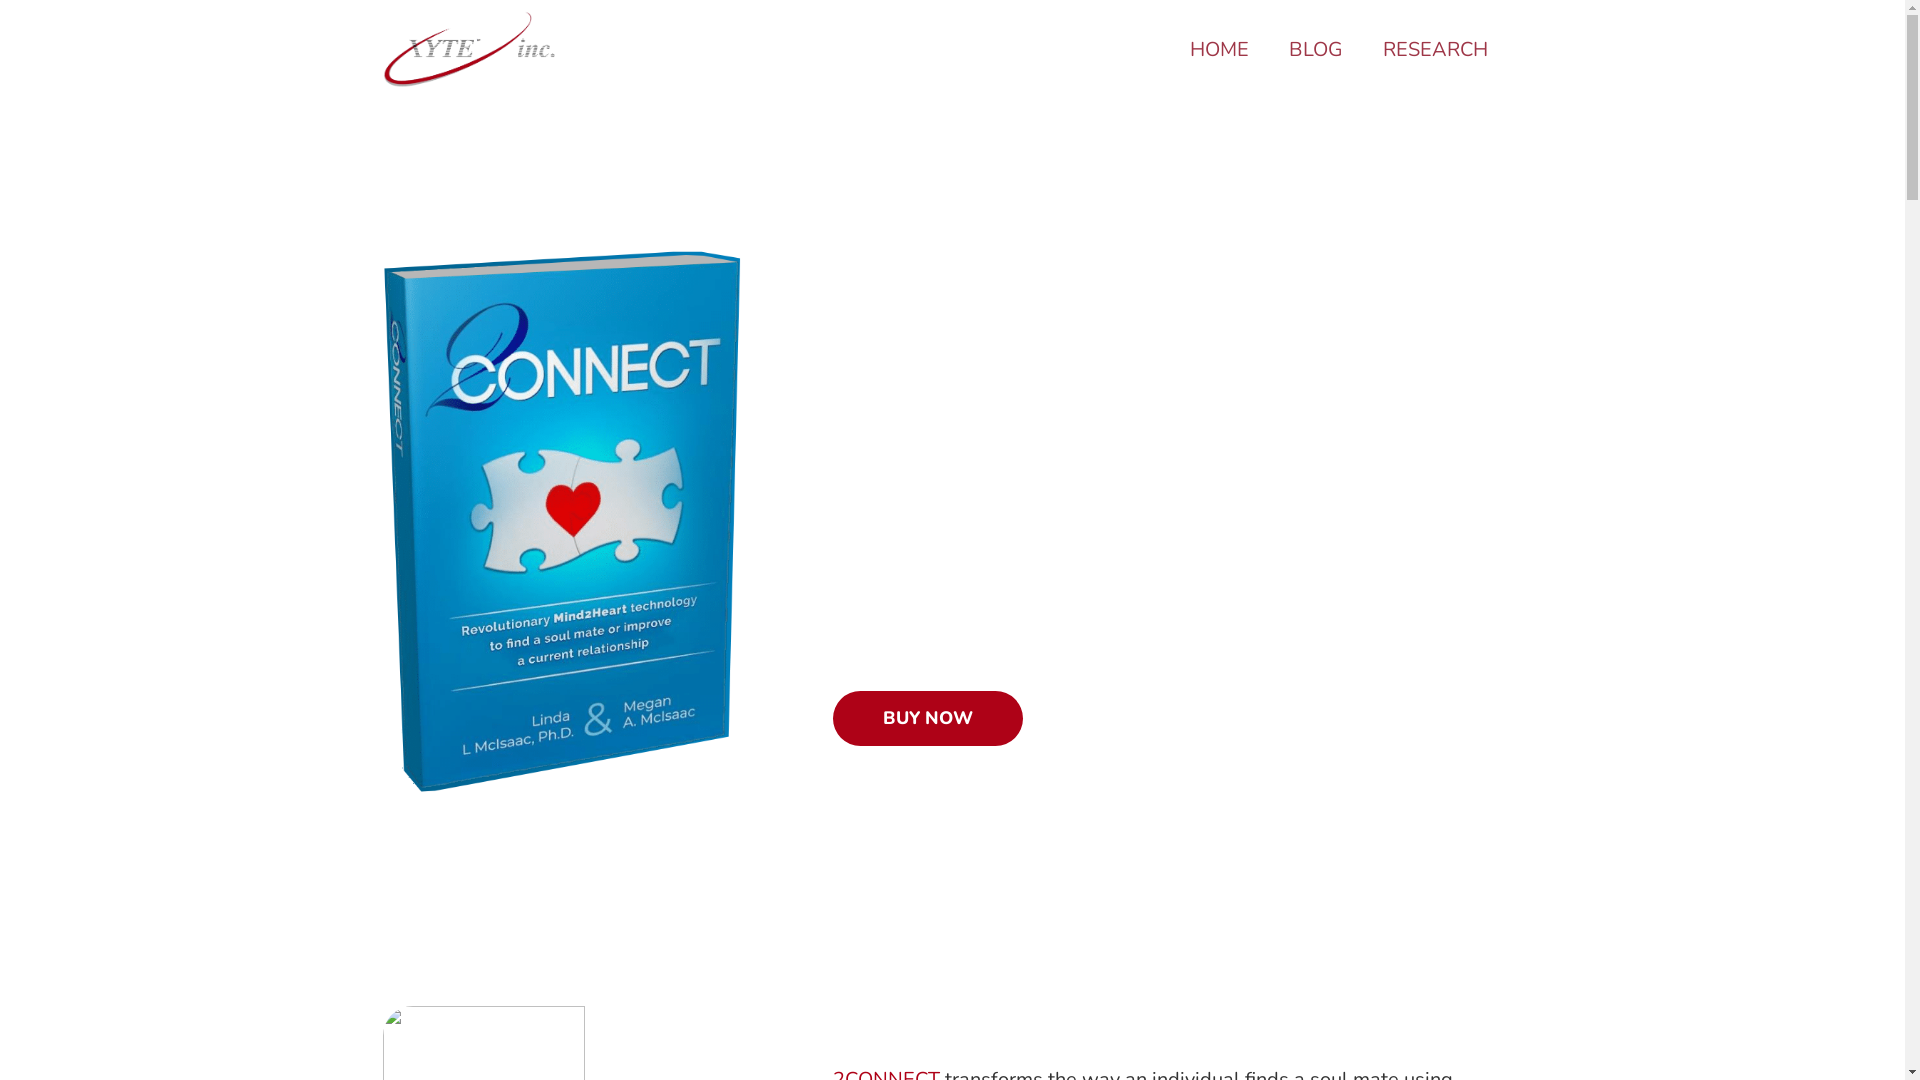  Describe the element at coordinates (1433, 49) in the screenshot. I see `'RESEARCH'` at that location.